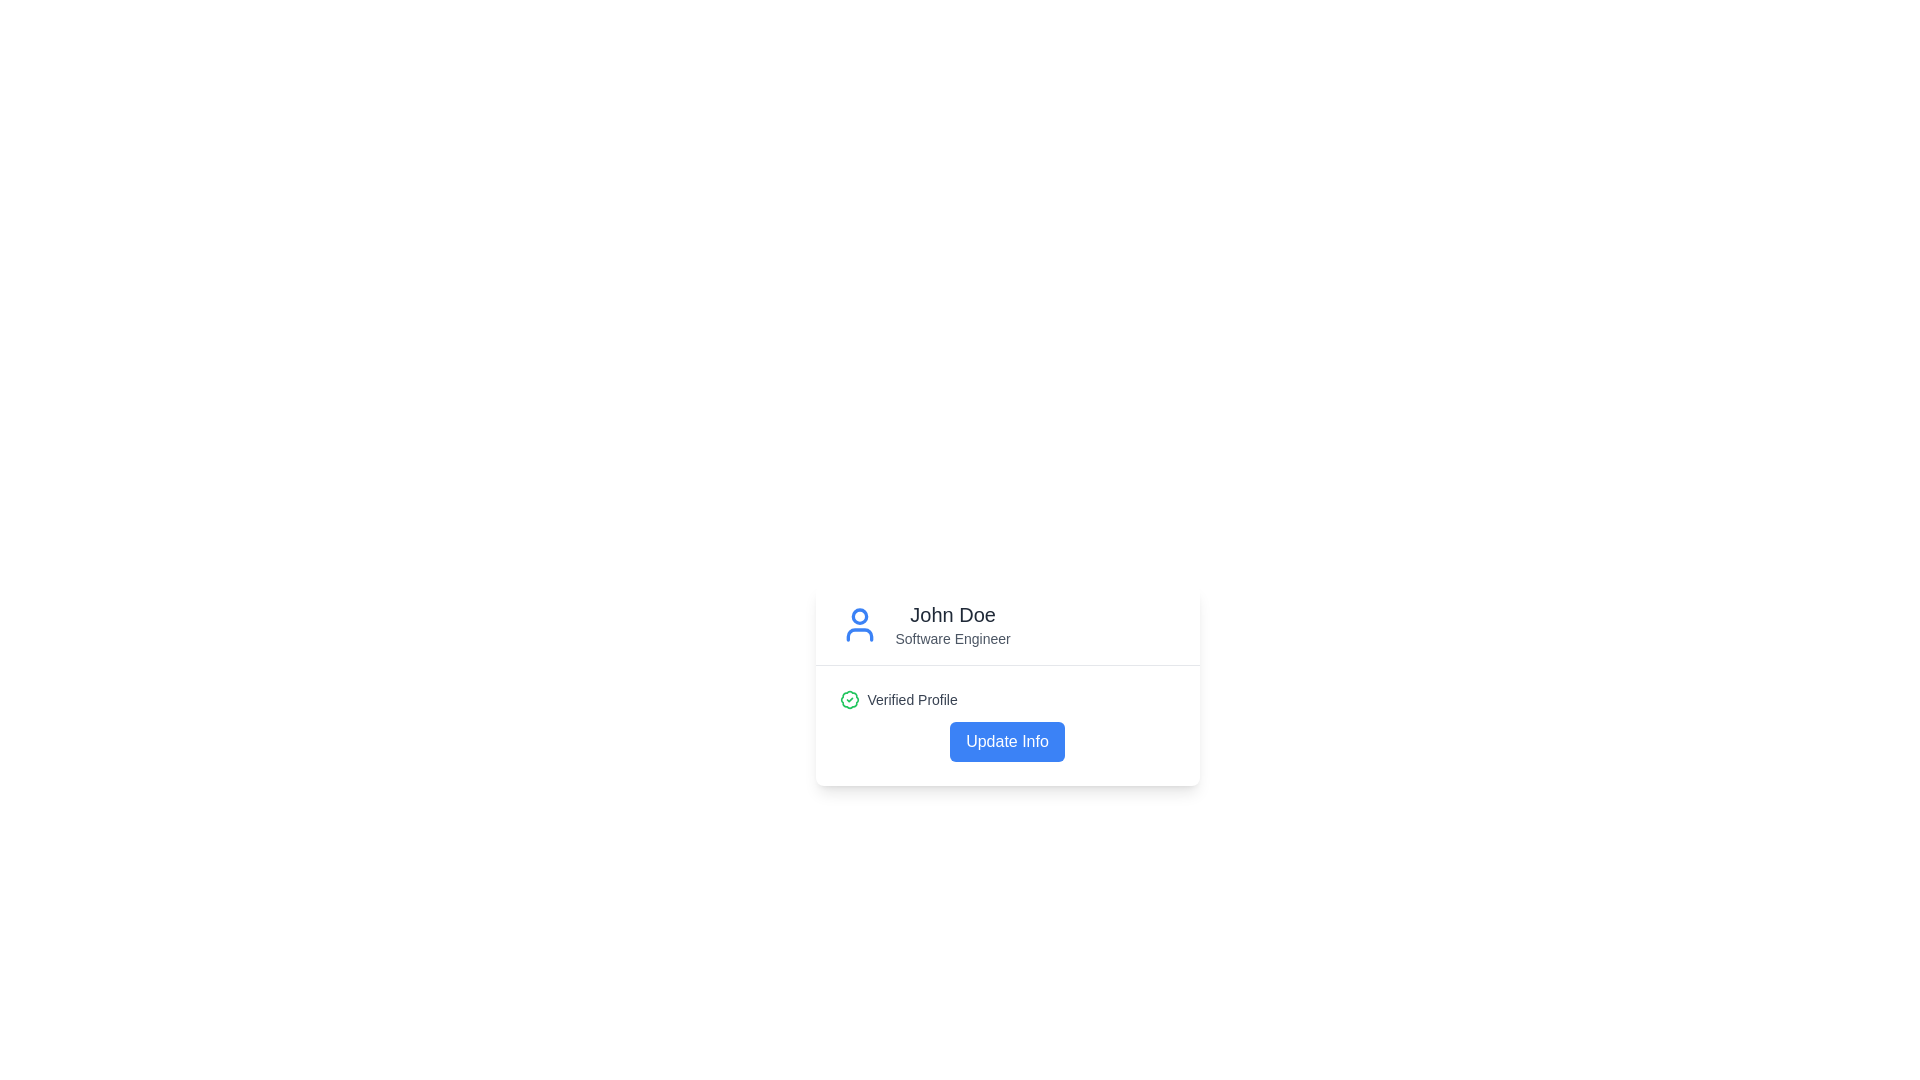 This screenshot has width=1920, height=1080. Describe the element at coordinates (849, 698) in the screenshot. I see `the green circular badge icon with a check mark that signifies approval, located to the left of the 'Verified Profile' text in the lower section of the card layout` at that location.